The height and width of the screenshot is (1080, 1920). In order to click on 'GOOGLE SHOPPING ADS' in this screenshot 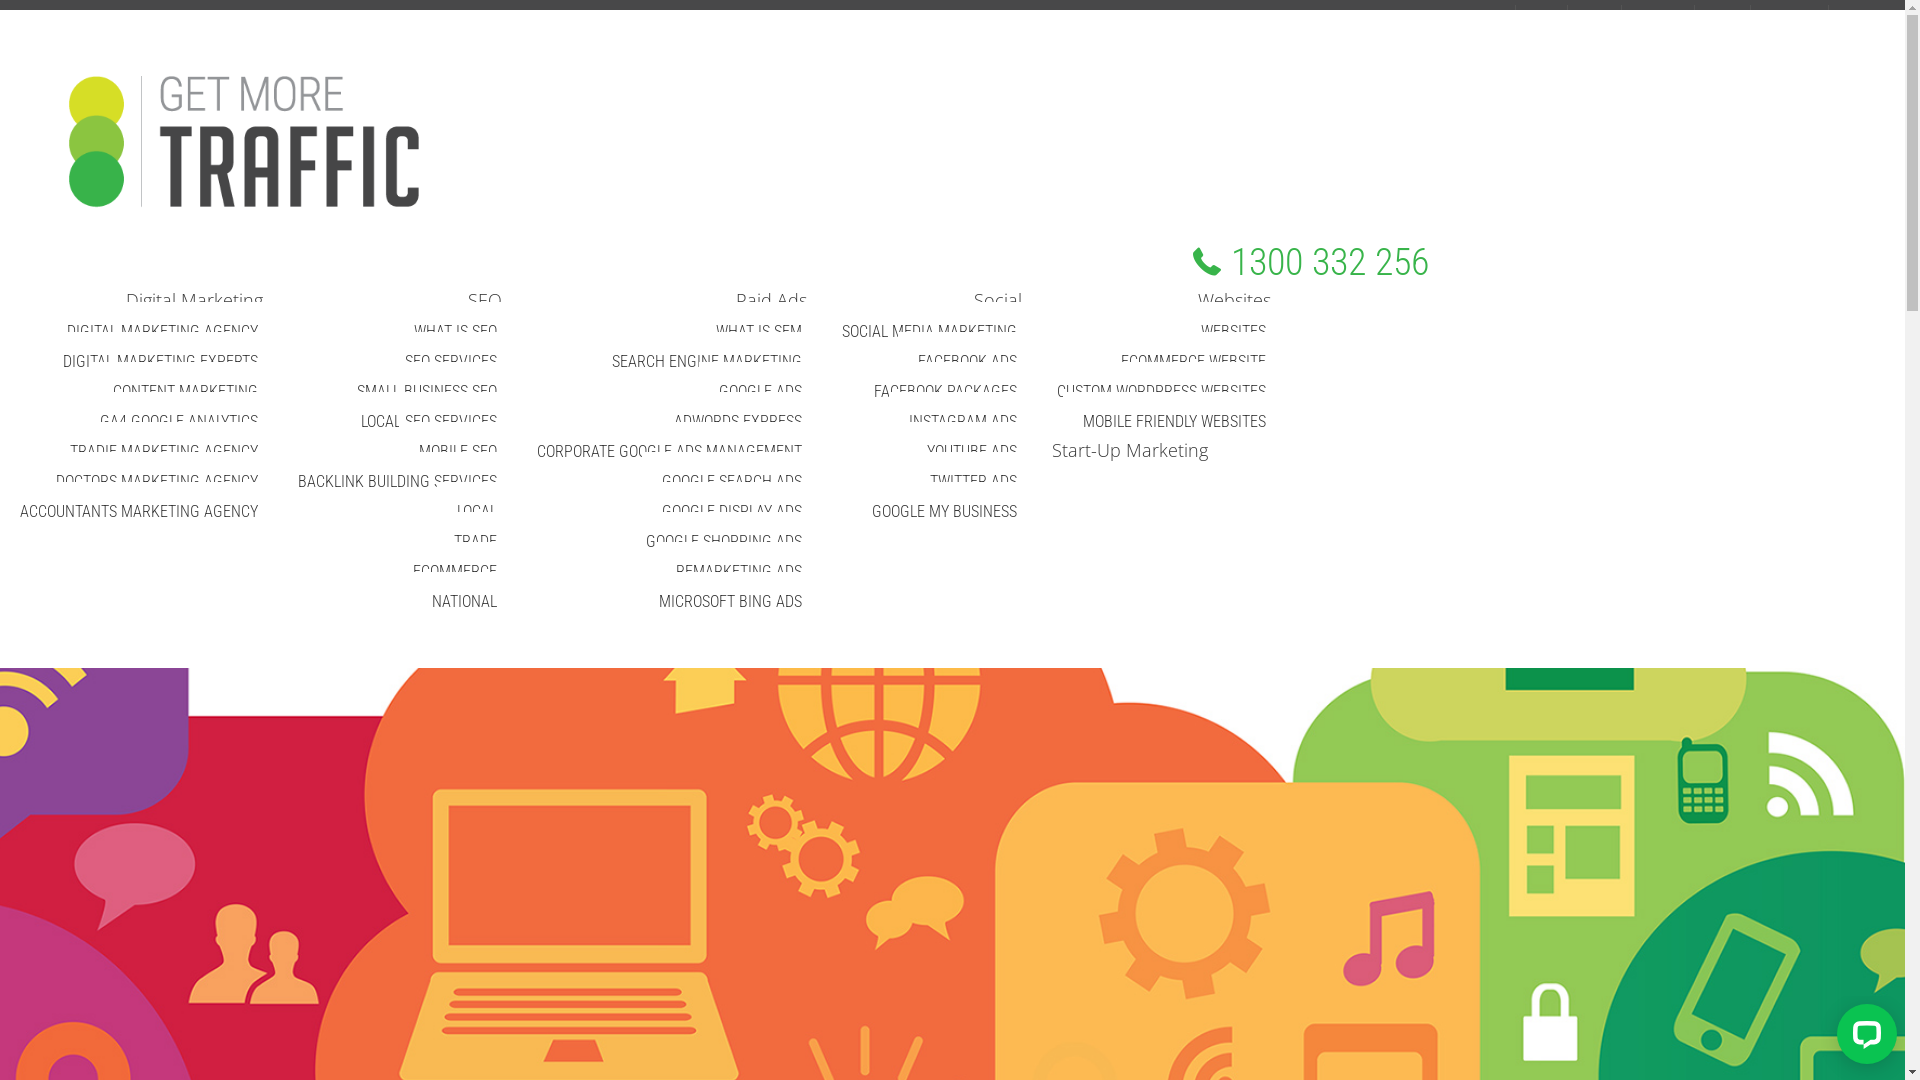, I will do `click(624, 541)`.